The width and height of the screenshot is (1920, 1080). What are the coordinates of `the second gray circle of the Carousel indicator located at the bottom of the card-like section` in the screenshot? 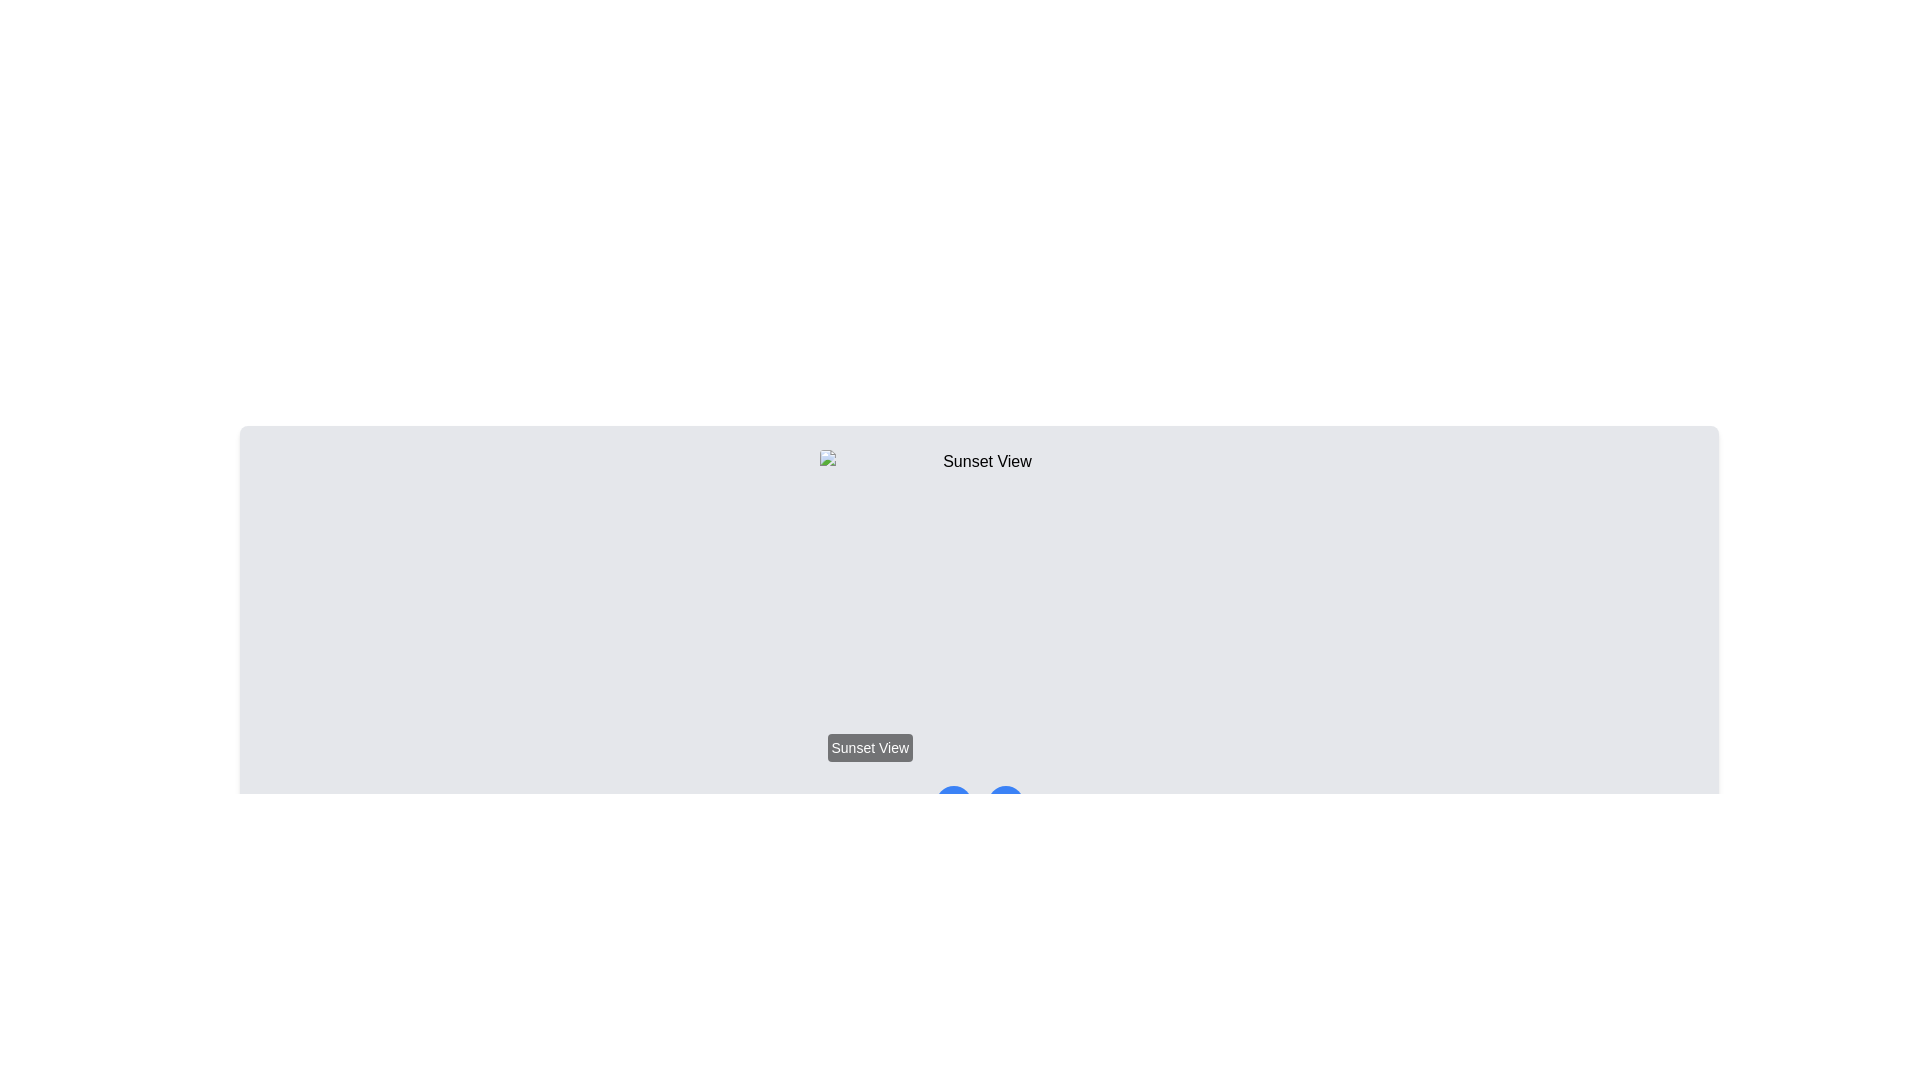 It's located at (979, 844).